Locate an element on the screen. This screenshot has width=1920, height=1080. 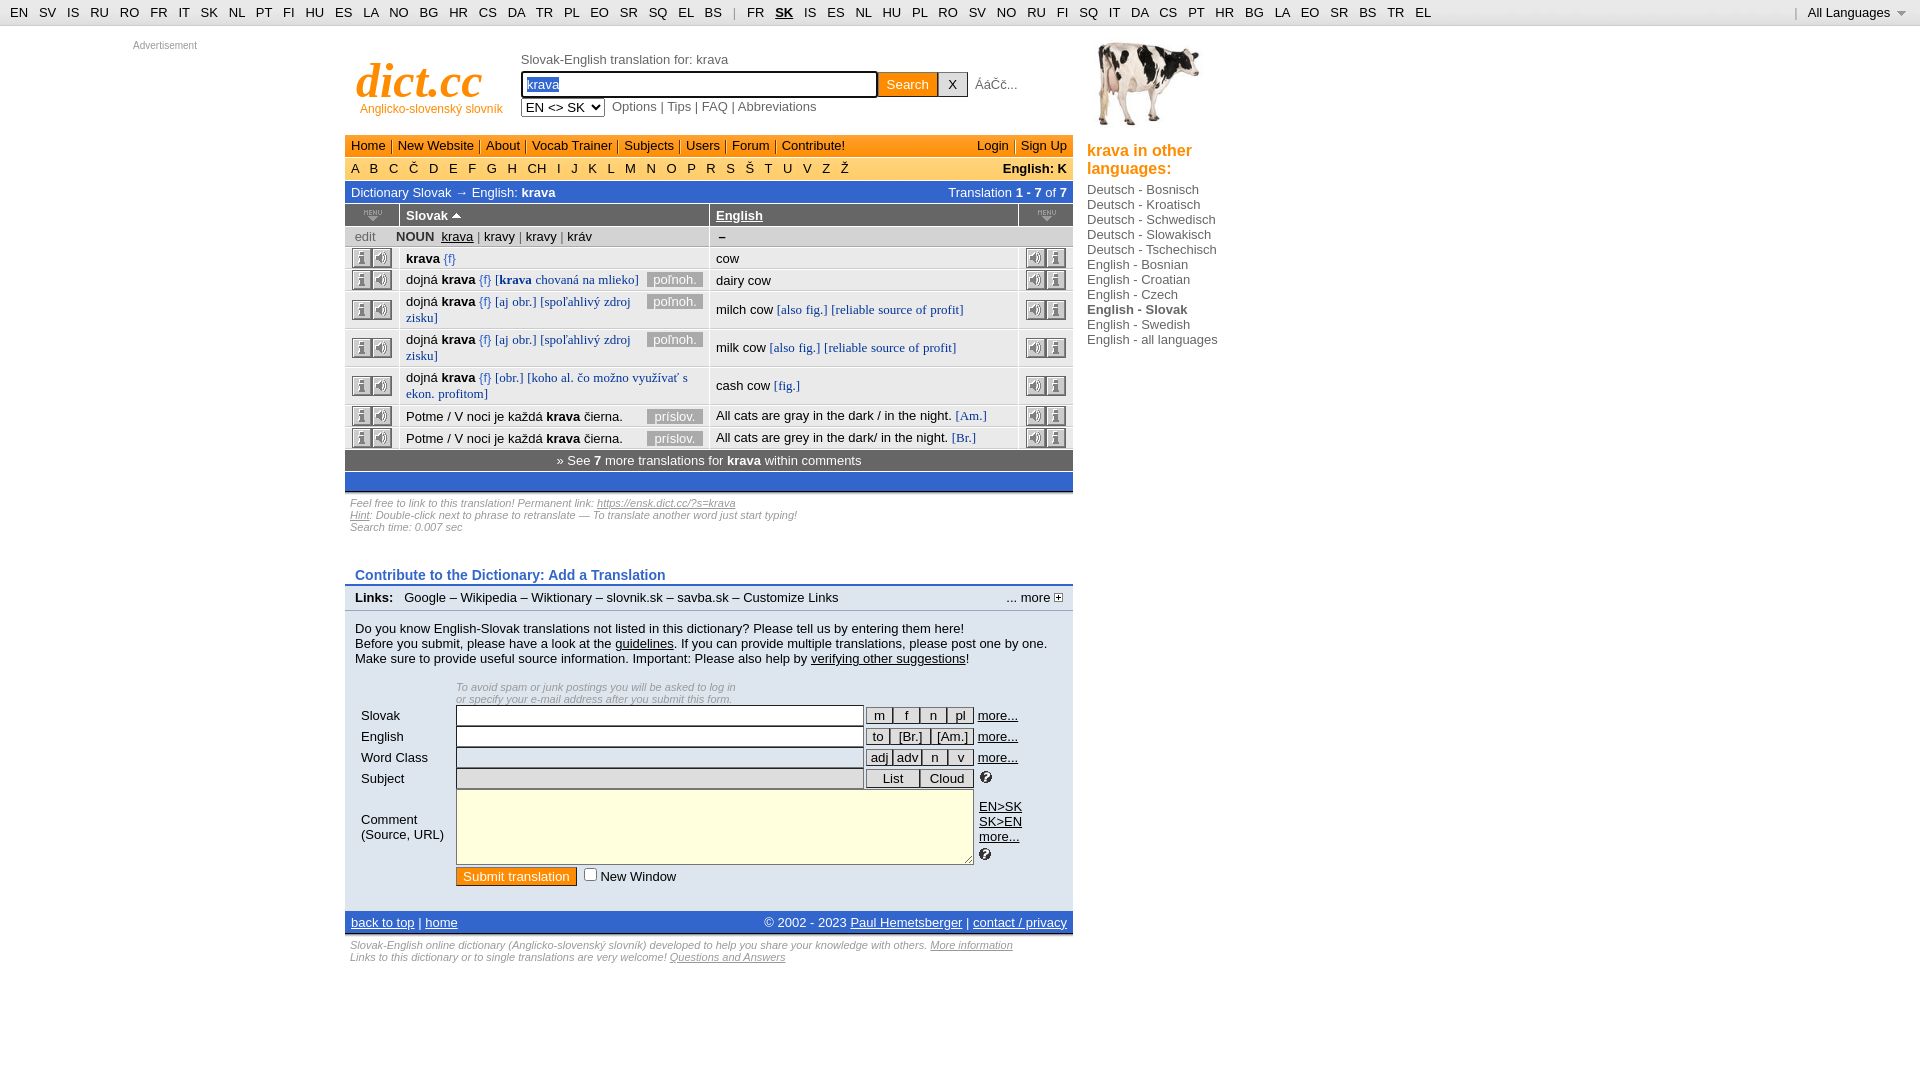
'cow' is located at coordinates (758, 279).